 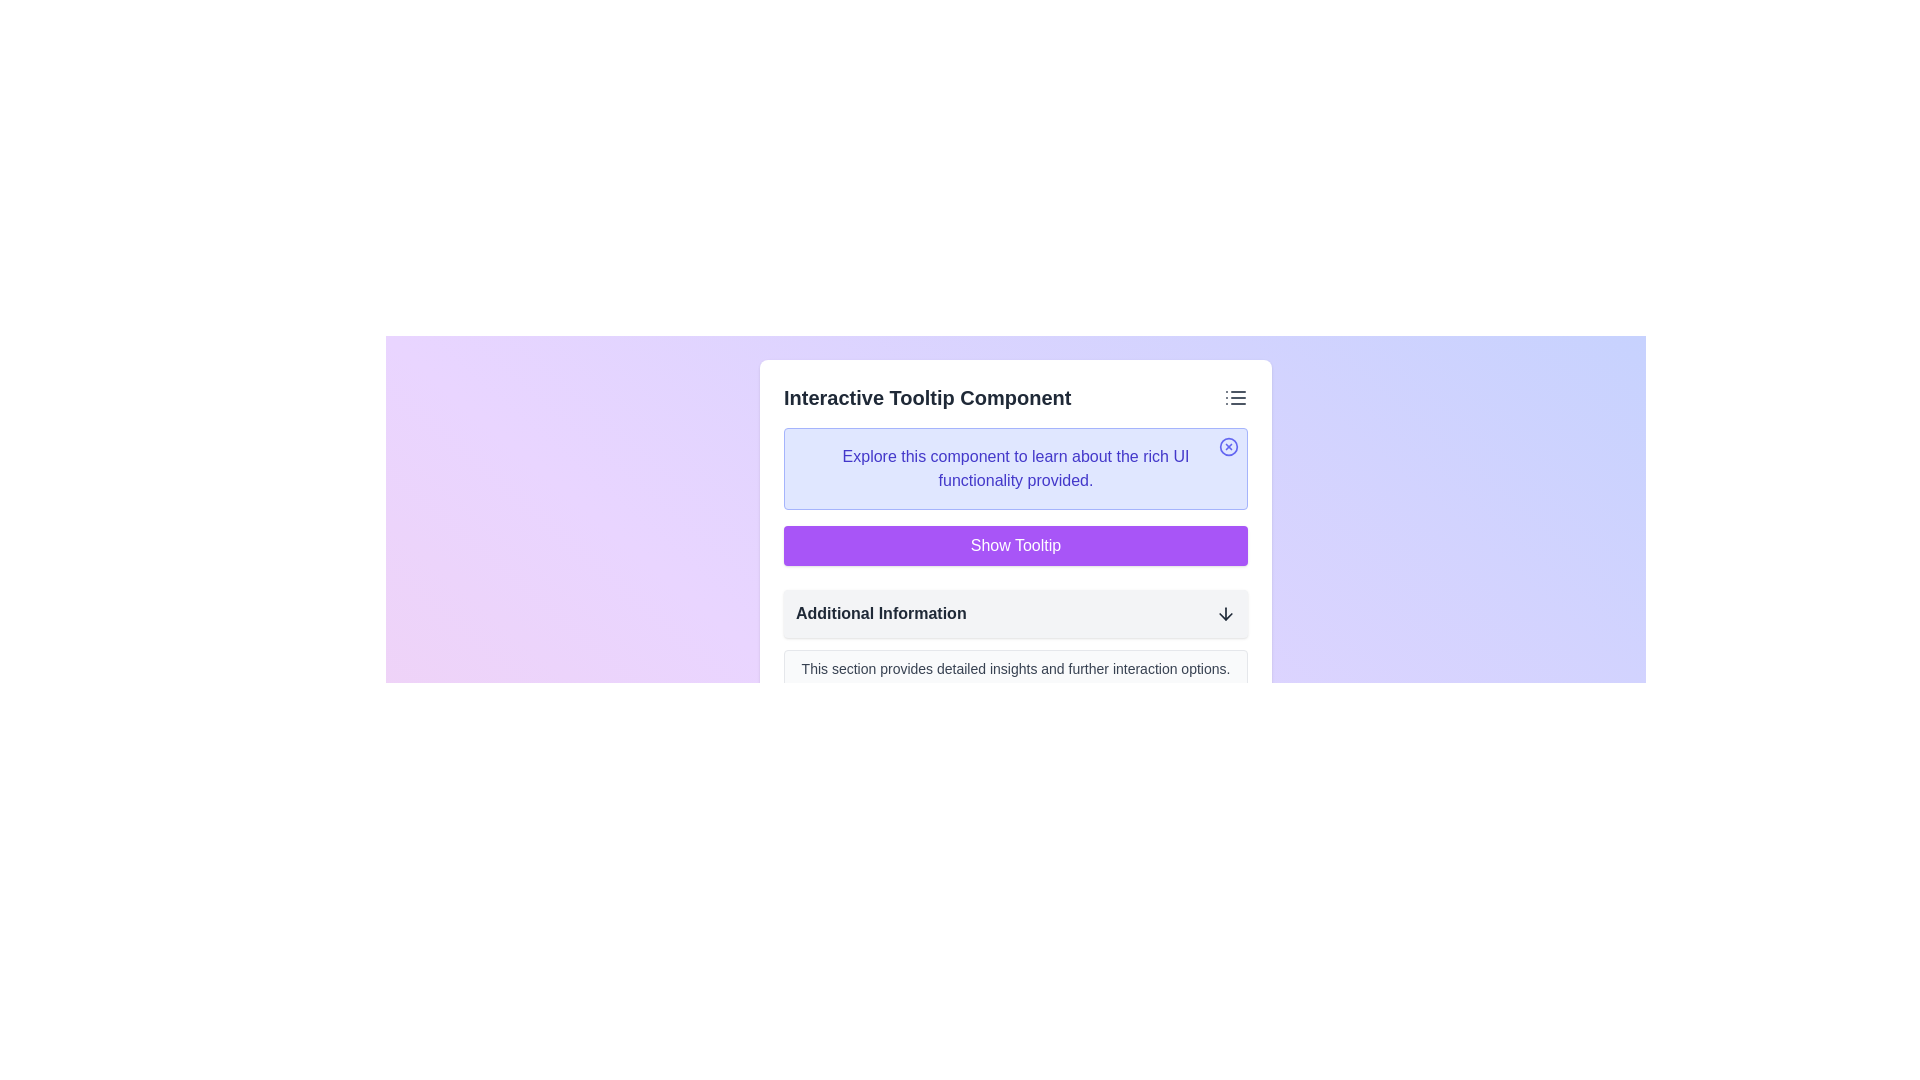 What do you see at coordinates (1016, 397) in the screenshot?
I see `the action icon located at the far right of the title section` at bounding box center [1016, 397].